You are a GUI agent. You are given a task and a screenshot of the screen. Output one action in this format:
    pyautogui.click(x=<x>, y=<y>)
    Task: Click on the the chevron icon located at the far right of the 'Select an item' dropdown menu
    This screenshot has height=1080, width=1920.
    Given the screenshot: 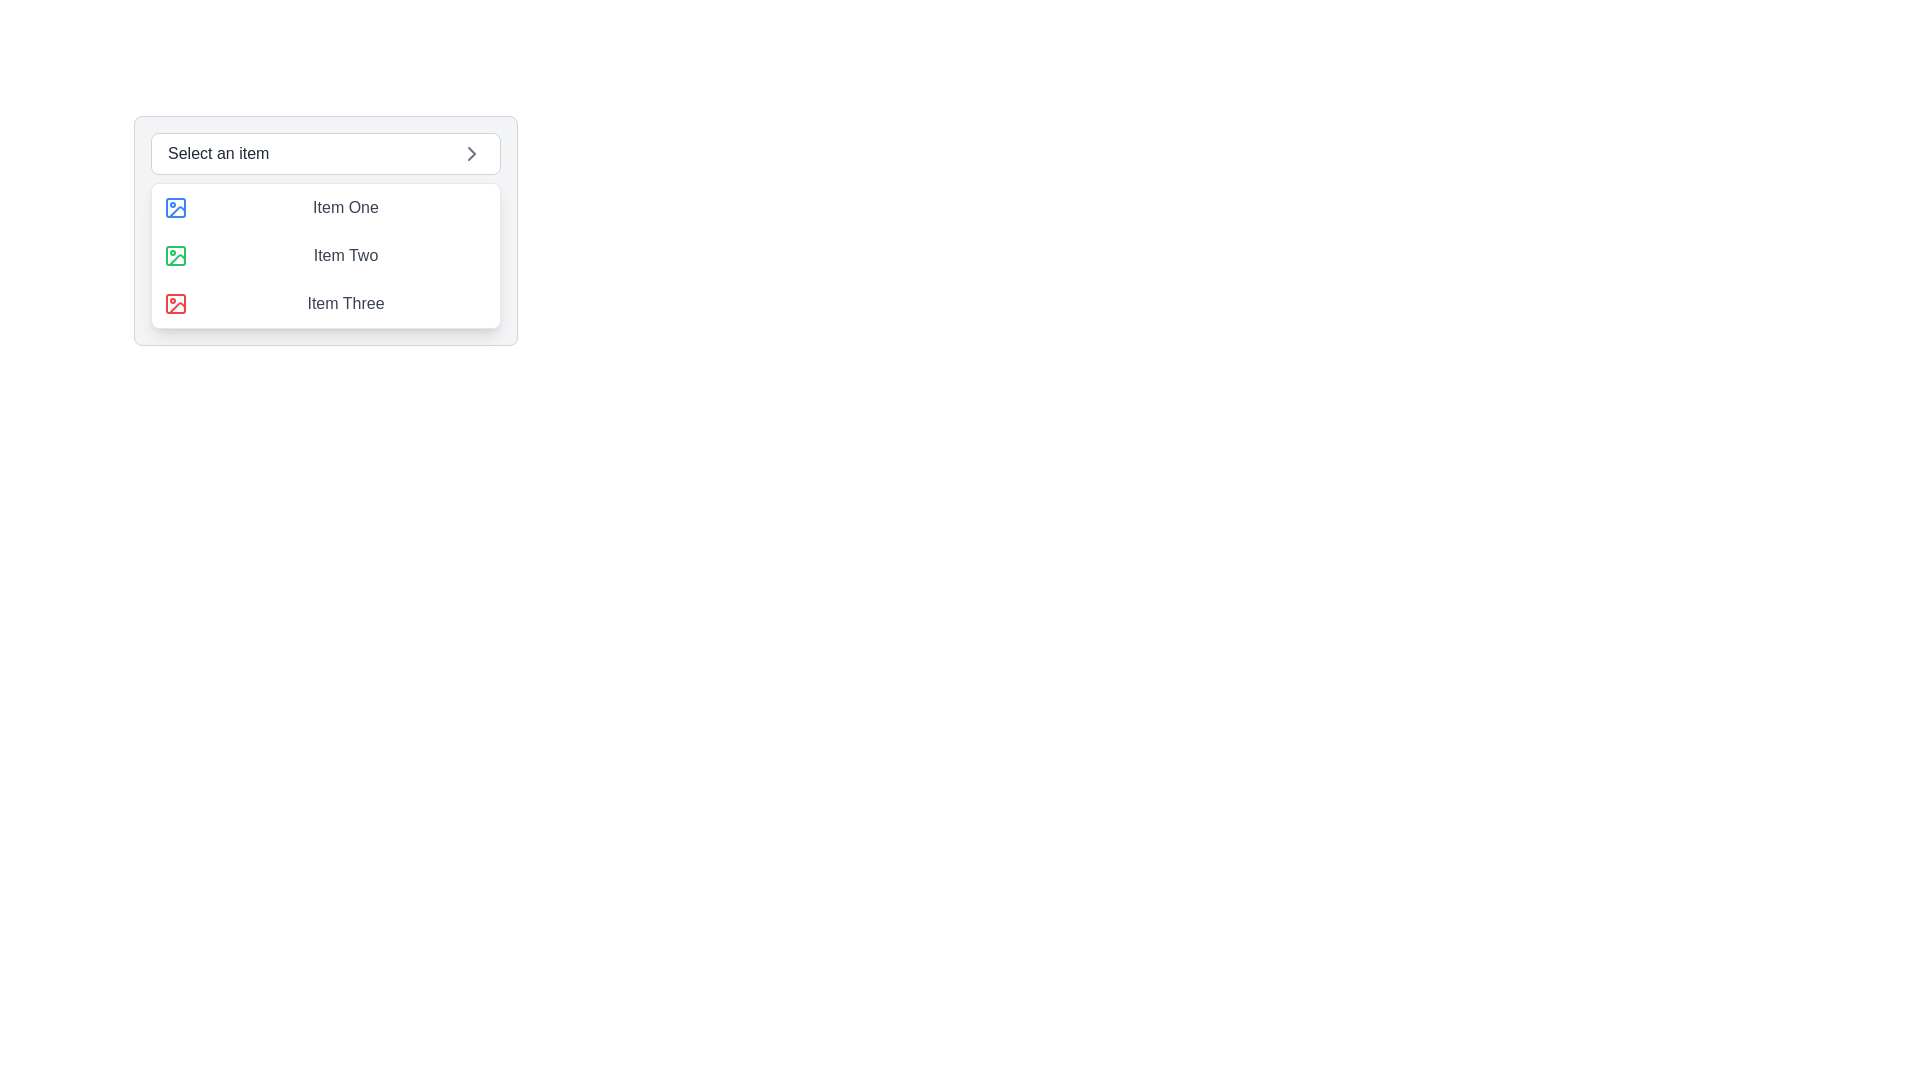 What is the action you would take?
    pyautogui.click(x=470, y=153)
    